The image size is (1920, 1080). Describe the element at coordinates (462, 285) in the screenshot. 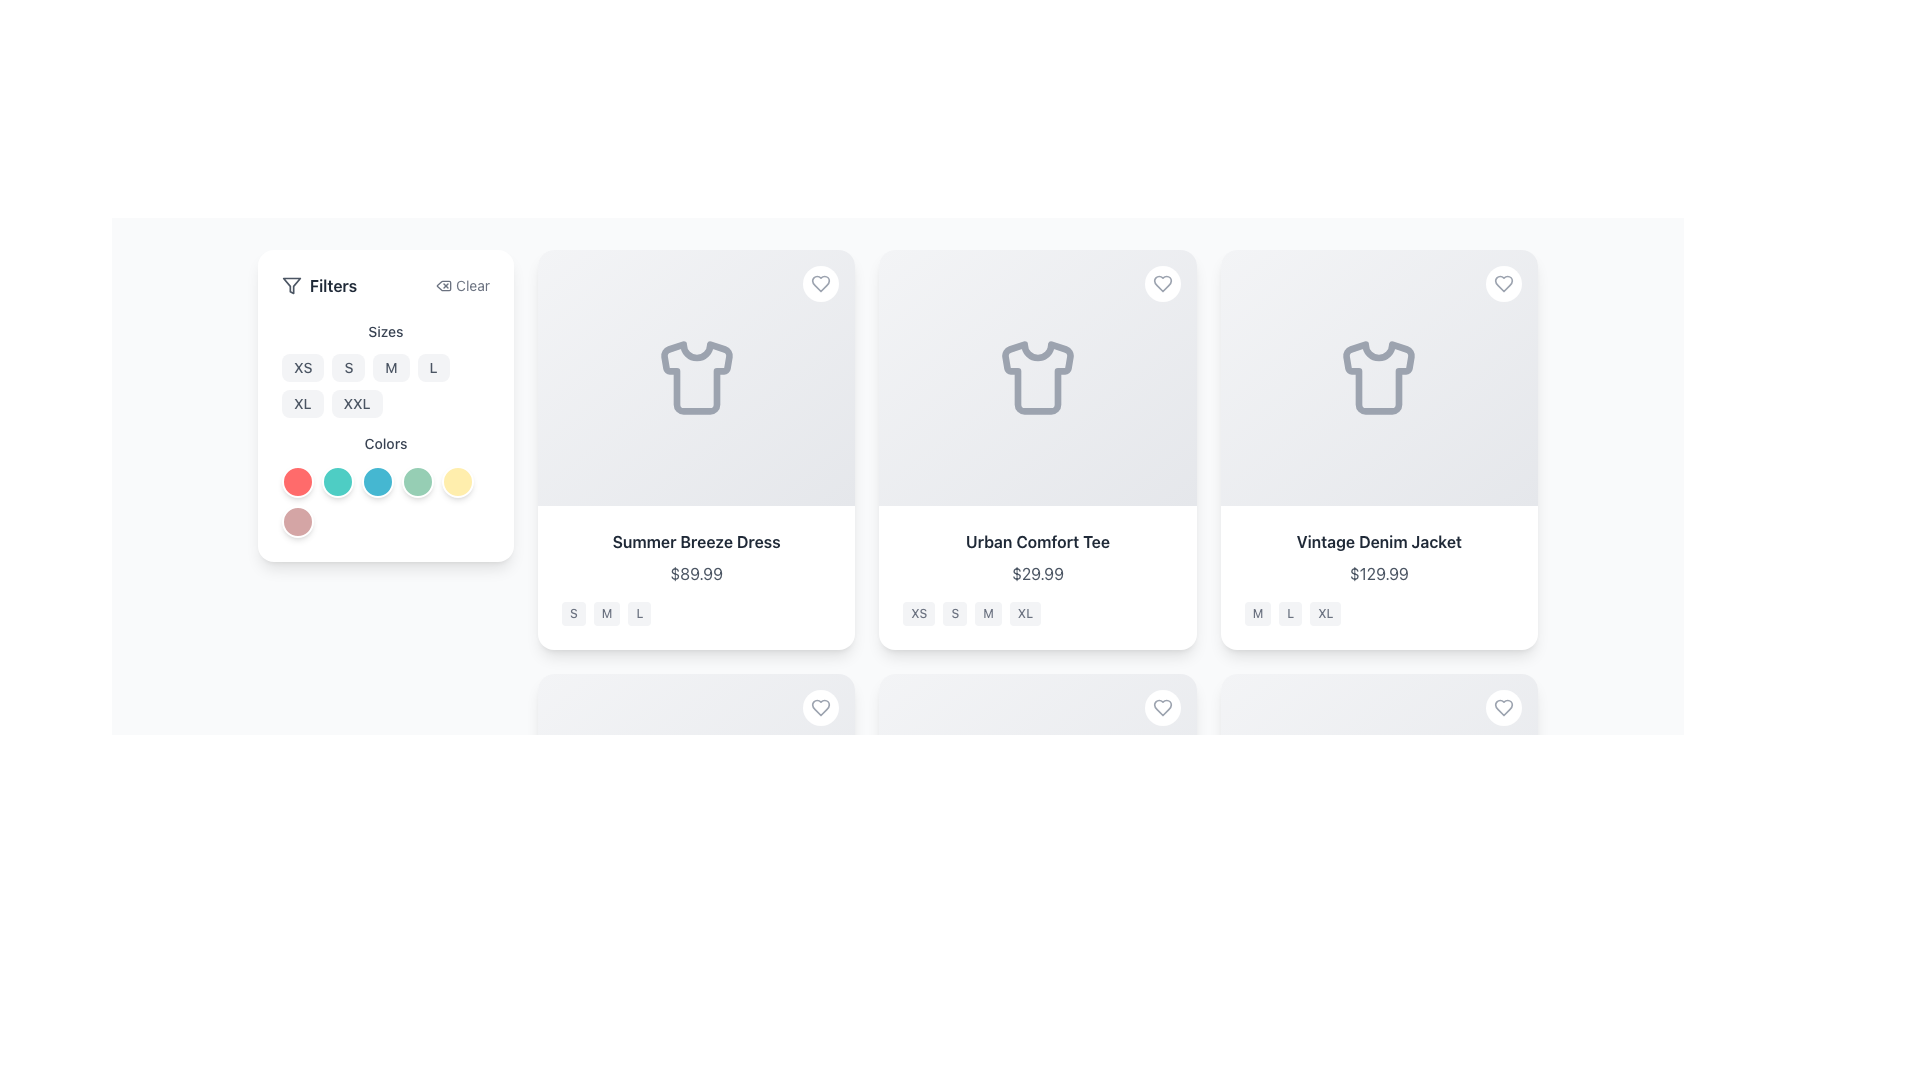

I see `the 'Clear' button in the upper-right corner of the filter section, which features a delete icon and gray text, to clear filters` at that location.